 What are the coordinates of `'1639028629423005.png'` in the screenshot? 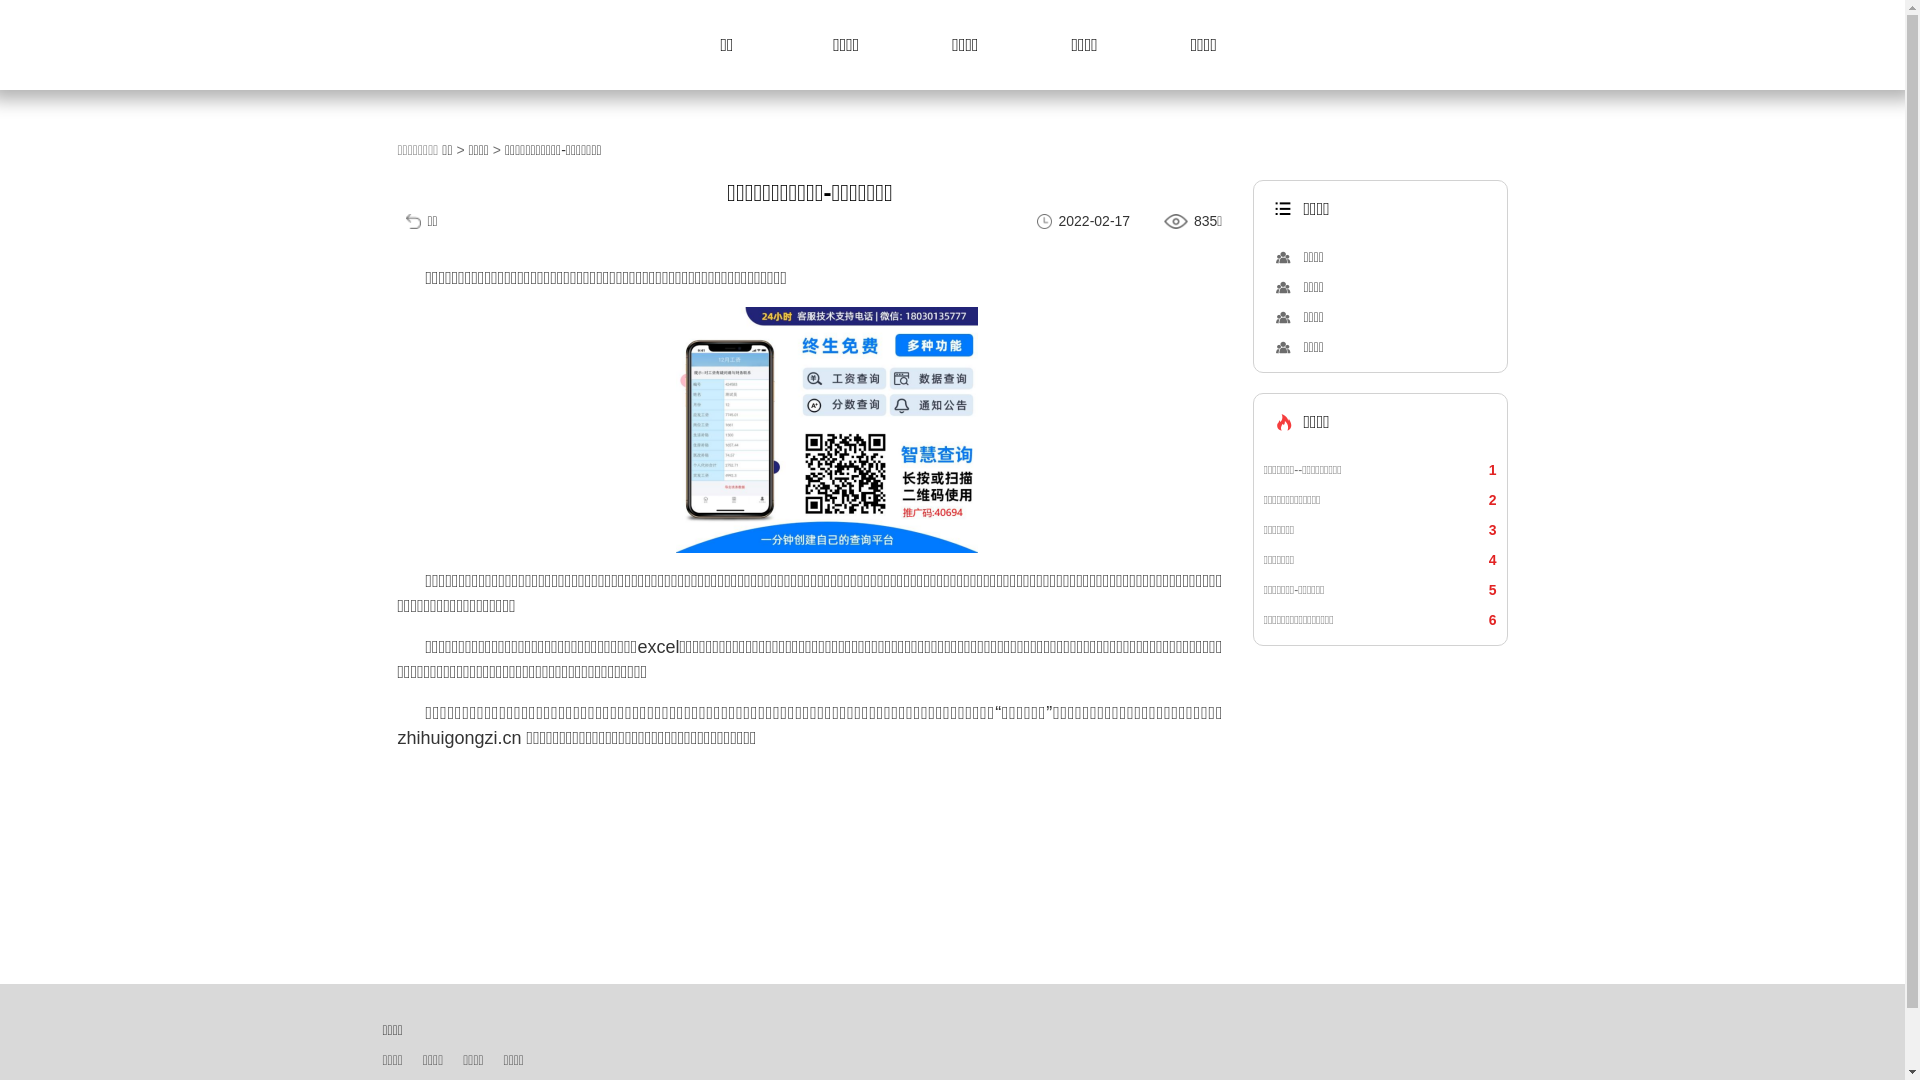 It's located at (826, 429).